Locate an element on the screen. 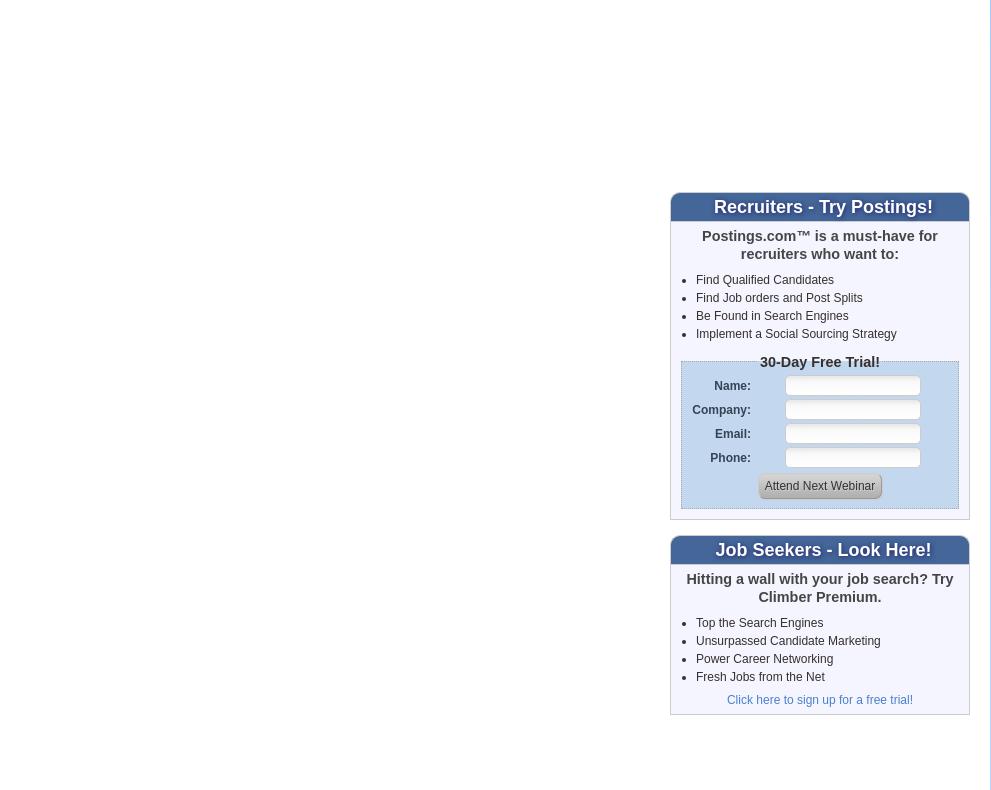 This screenshot has height=790, width=991. 'Hitting a wall with your job search?  Try Climber Premium.' is located at coordinates (818, 586).